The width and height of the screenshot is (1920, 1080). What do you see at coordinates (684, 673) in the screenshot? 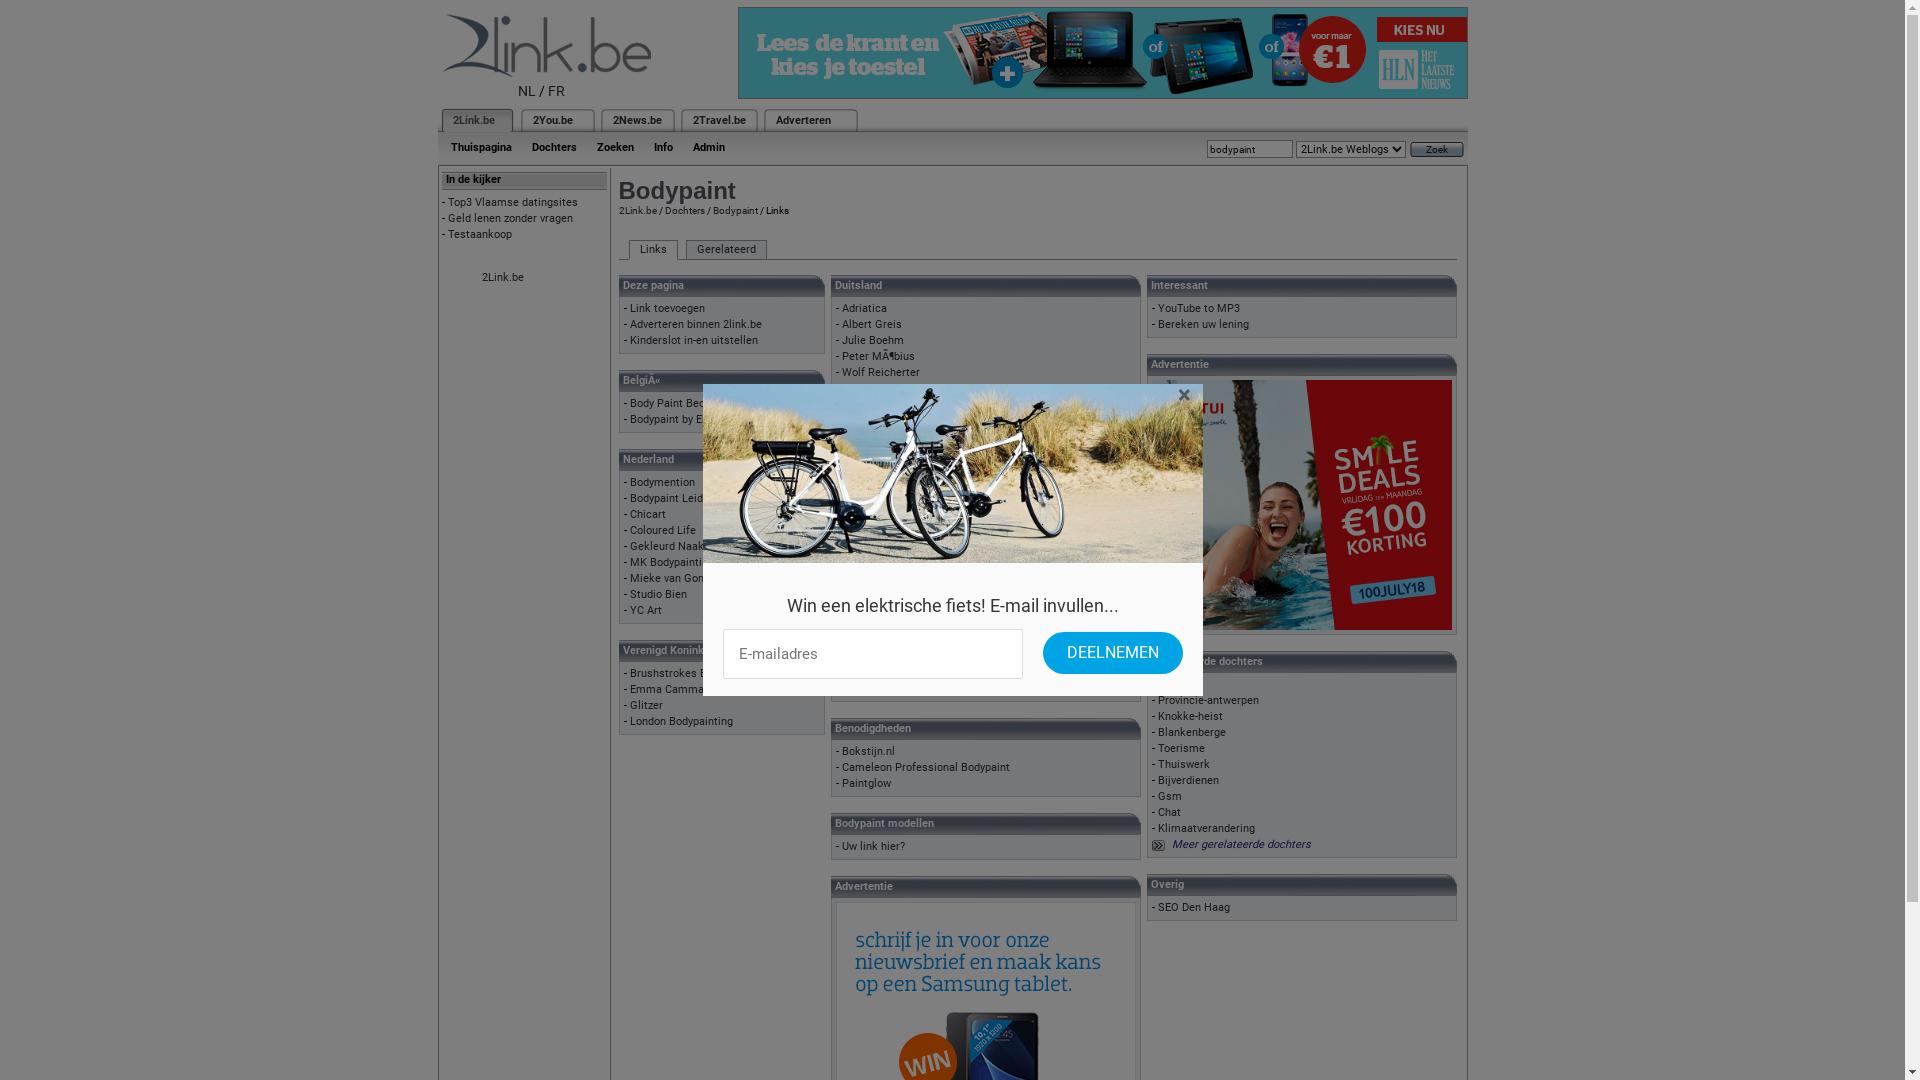
I see `'Brushstrokes Bodyart'` at bounding box center [684, 673].